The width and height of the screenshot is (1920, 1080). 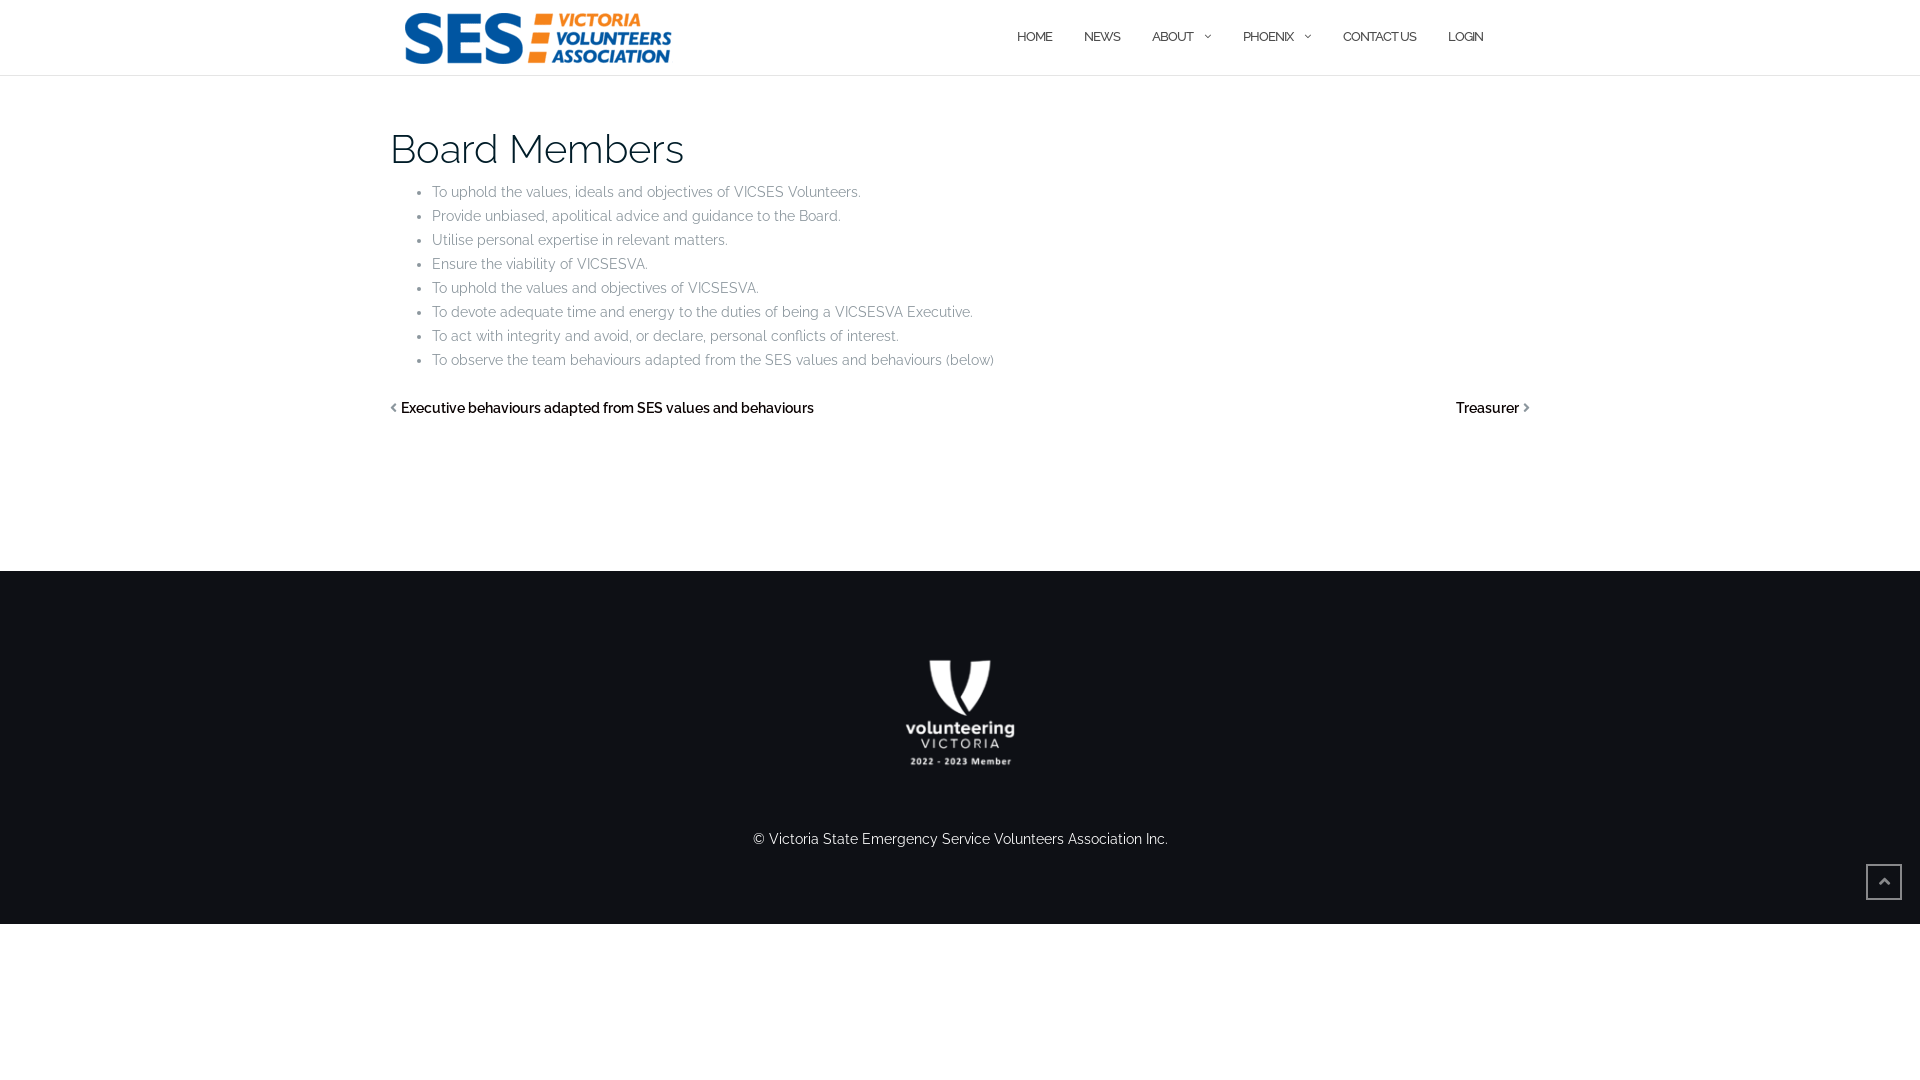 I want to click on 'Board Members', so click(x=537, y=147).